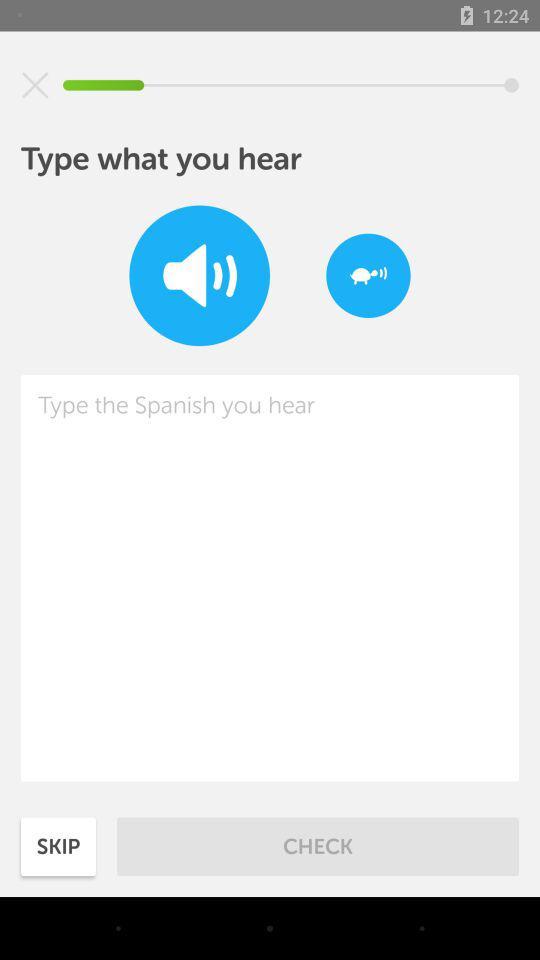 This screenshot has height=960, width=540. Describe the element at coordinates (58, 845) in the screenshot. I see `icon to the left of the check icon` at that location.